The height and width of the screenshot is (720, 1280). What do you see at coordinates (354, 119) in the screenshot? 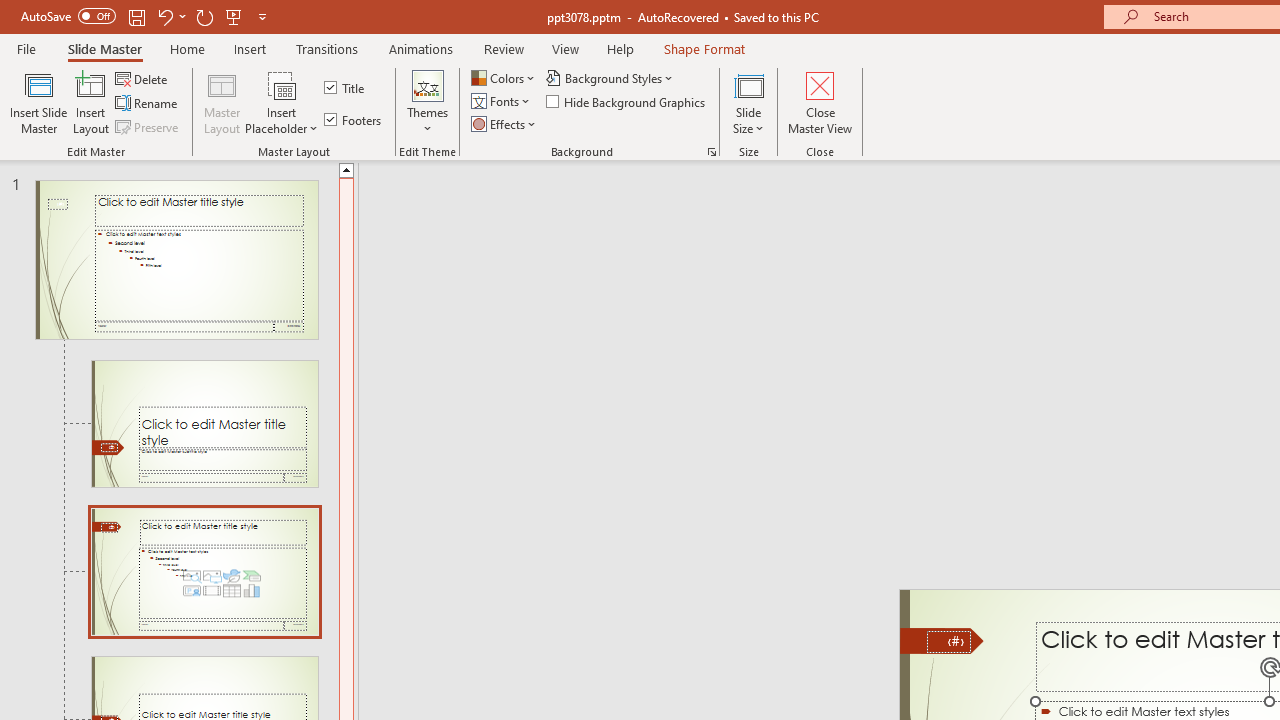
I see `'Footers'` at bounding box center [354, 119].